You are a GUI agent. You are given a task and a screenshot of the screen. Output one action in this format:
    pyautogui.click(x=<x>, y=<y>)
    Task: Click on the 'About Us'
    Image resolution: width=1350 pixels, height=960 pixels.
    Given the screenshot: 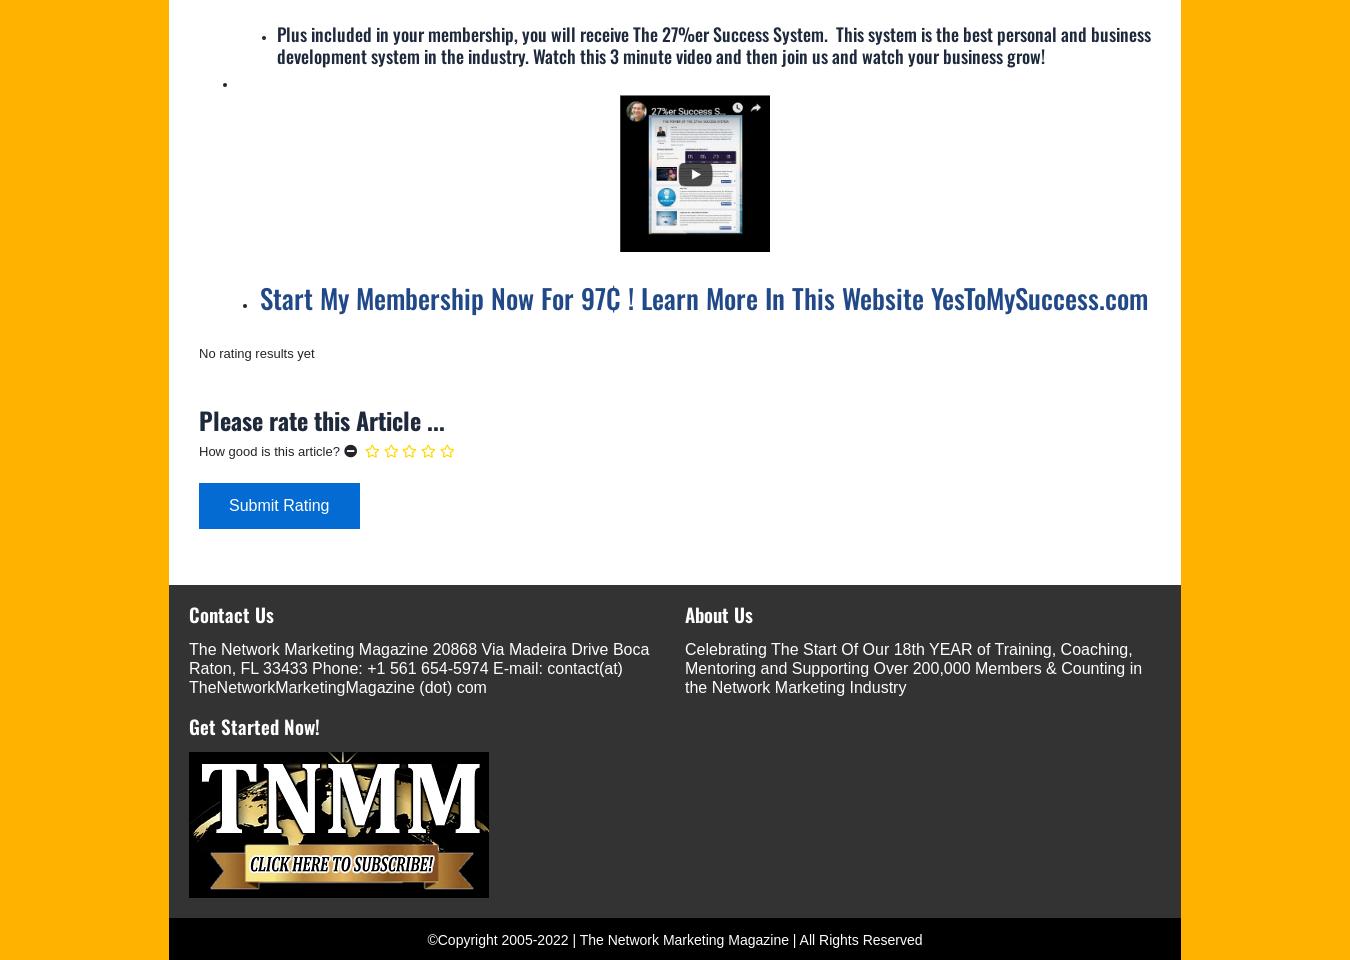 What is the action you would take?
    pyautogui.click(x=718, y=611)
    